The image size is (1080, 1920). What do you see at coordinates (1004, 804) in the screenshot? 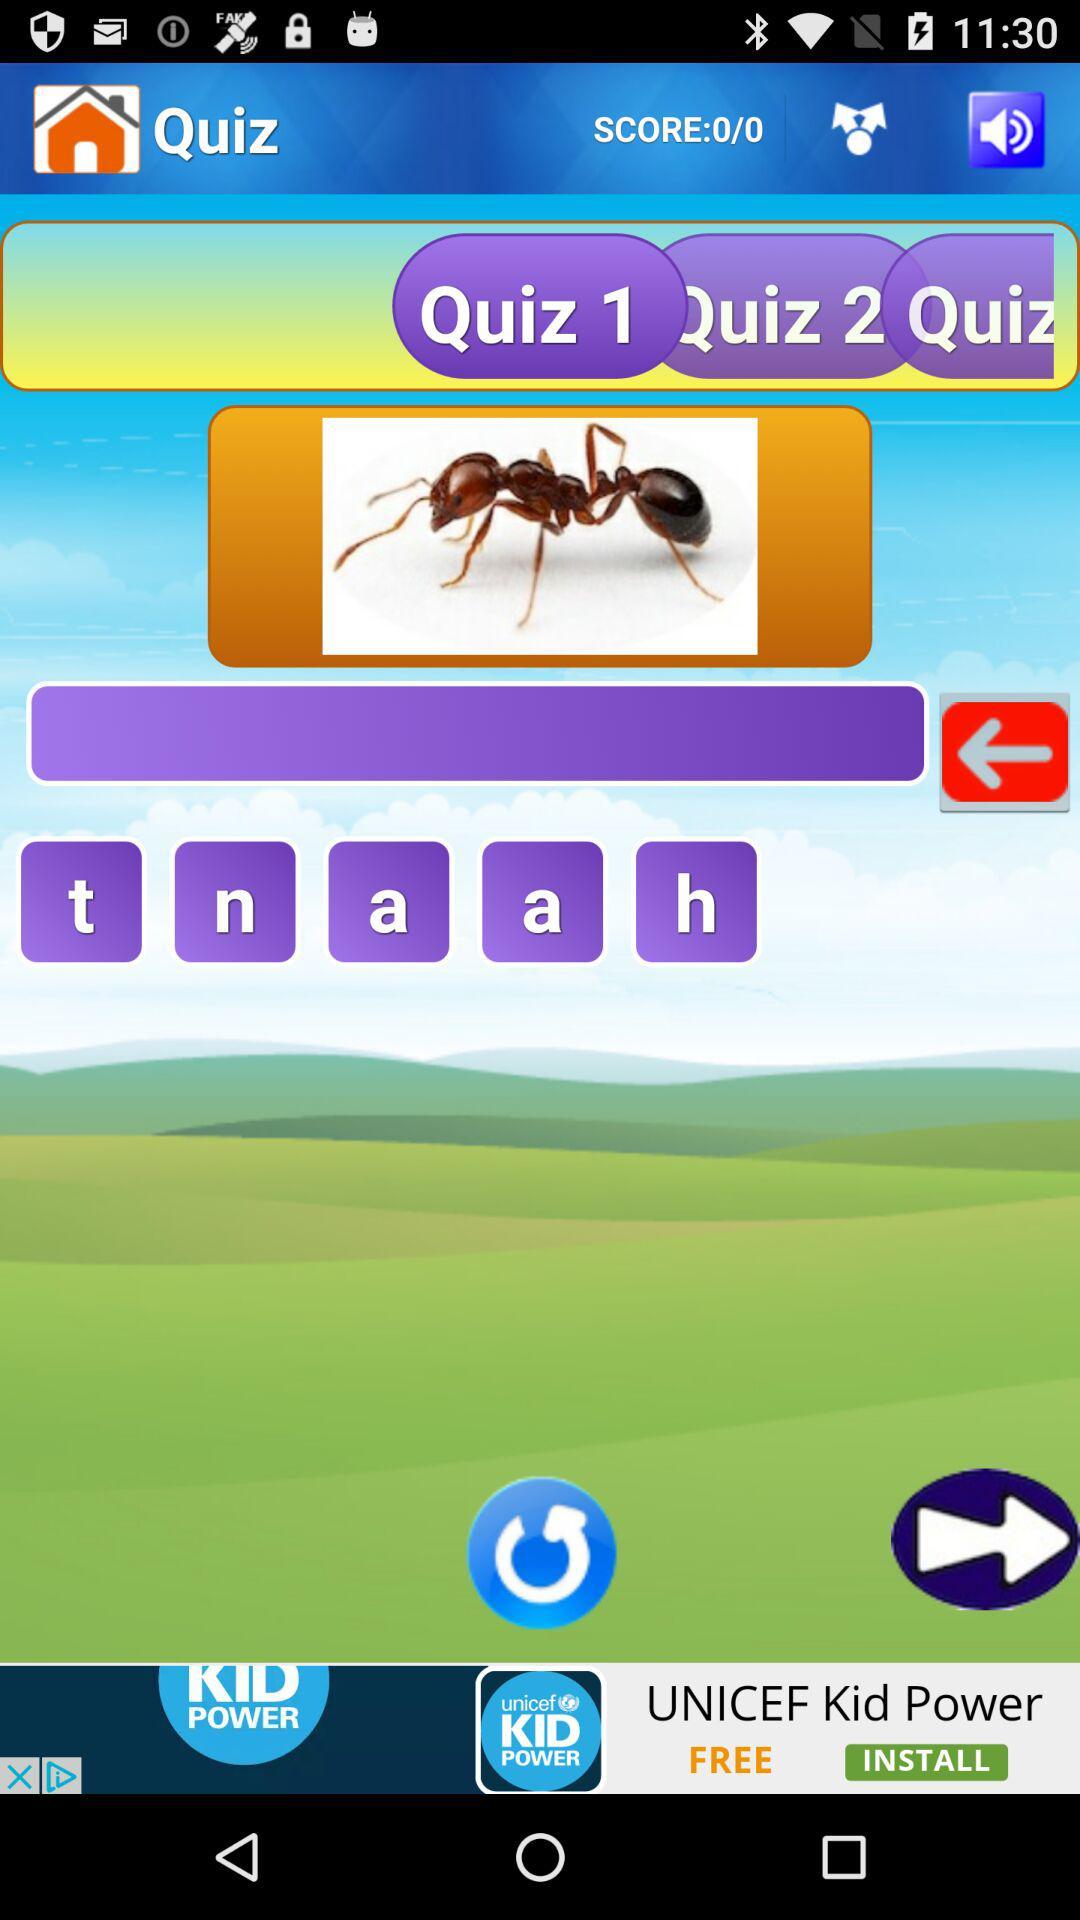
I see `the arrow_backward icon` at bounding box center [1004, 804].